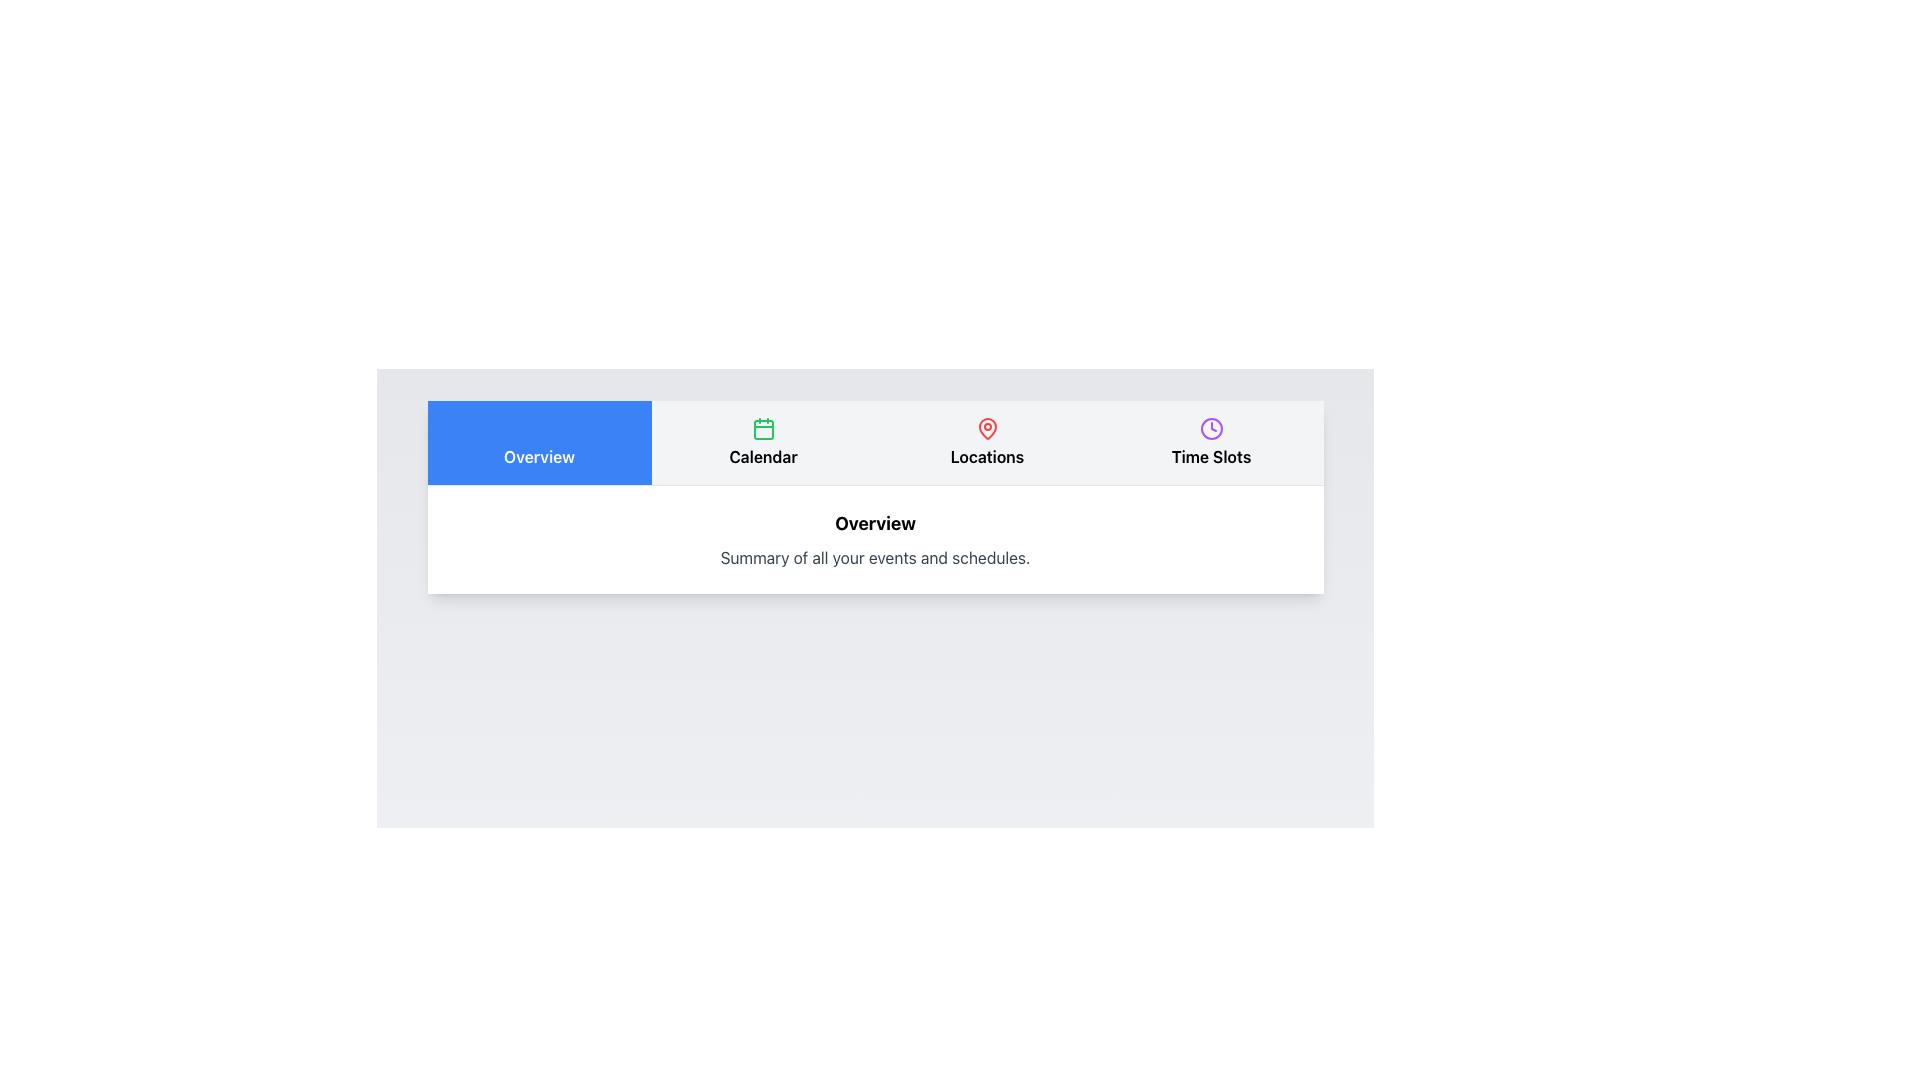  Describe the element at coordinates (539, 456) in the screenshot. I see `the 'Overview' static text label in the top navigation bar` at that location.